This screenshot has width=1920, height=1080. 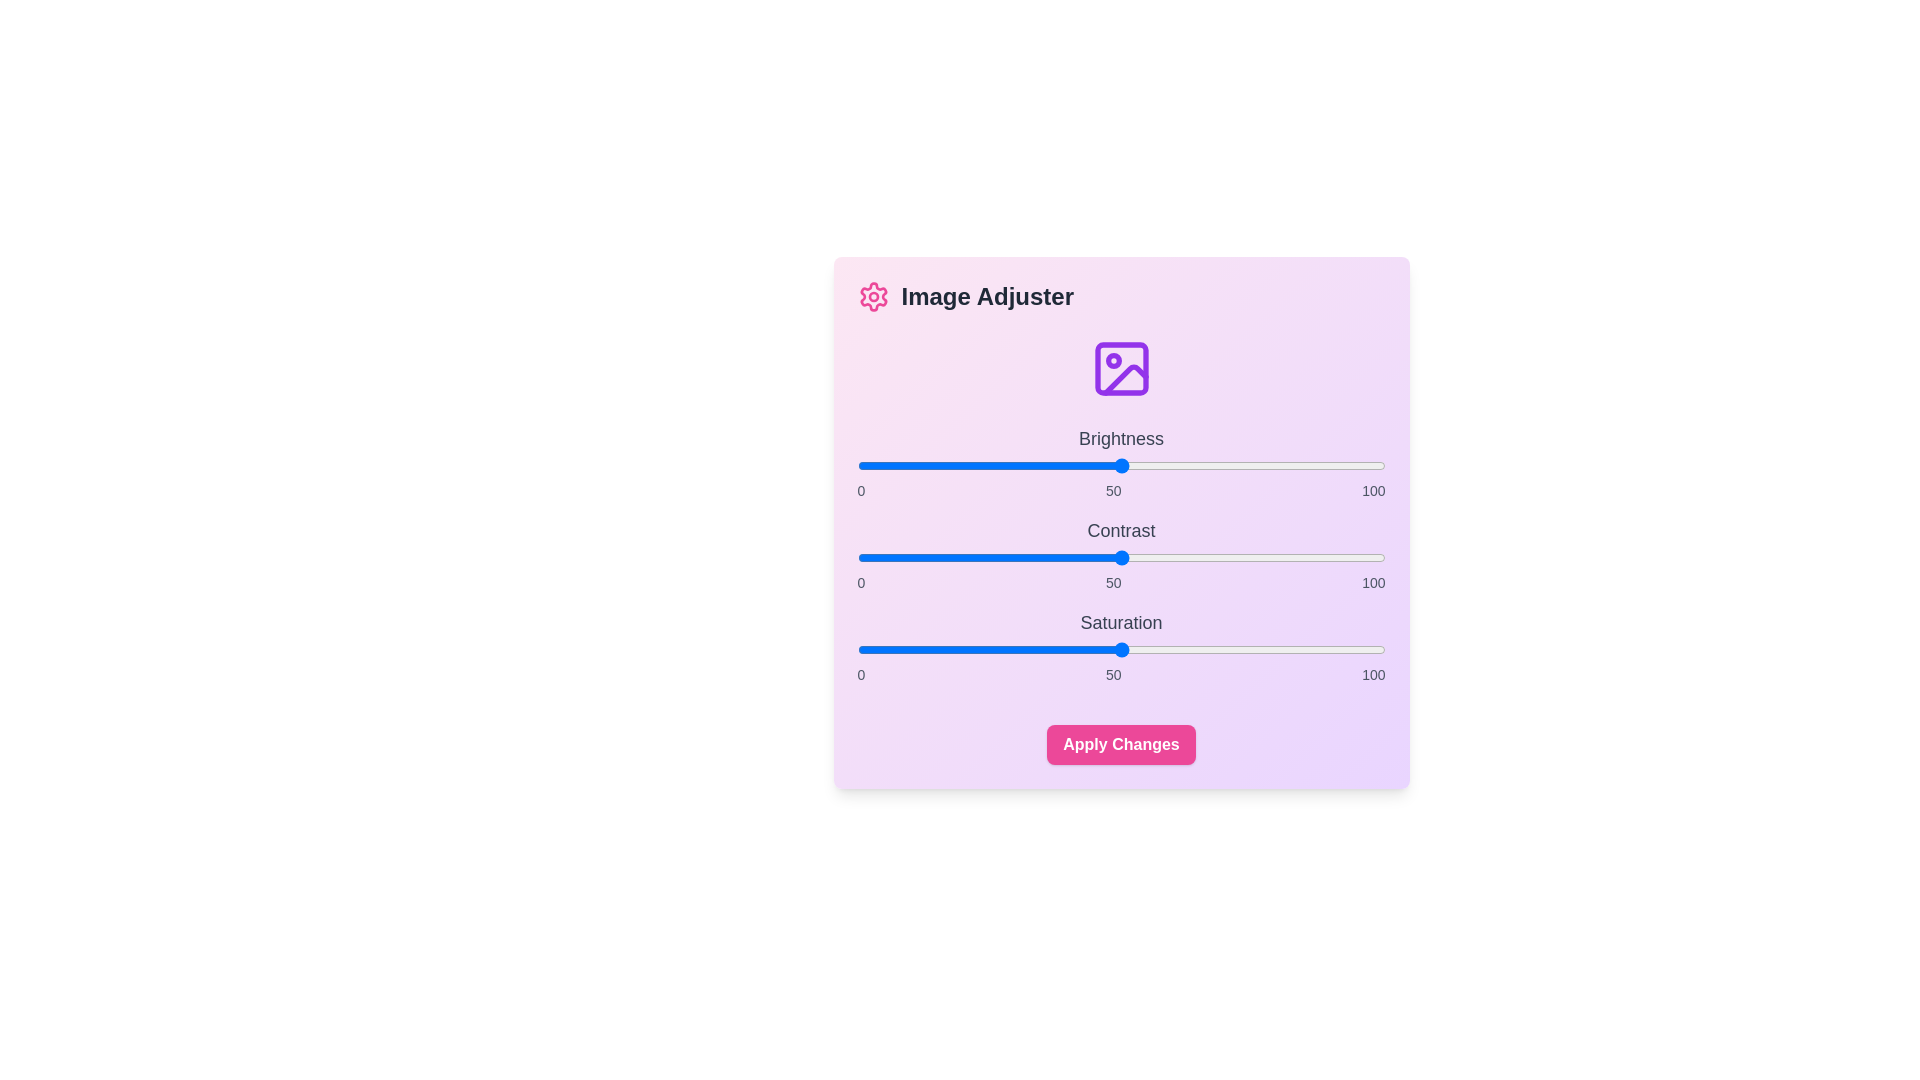 I want to click on the saturation slider to set the value to 32, so click(x=1026, y=650).